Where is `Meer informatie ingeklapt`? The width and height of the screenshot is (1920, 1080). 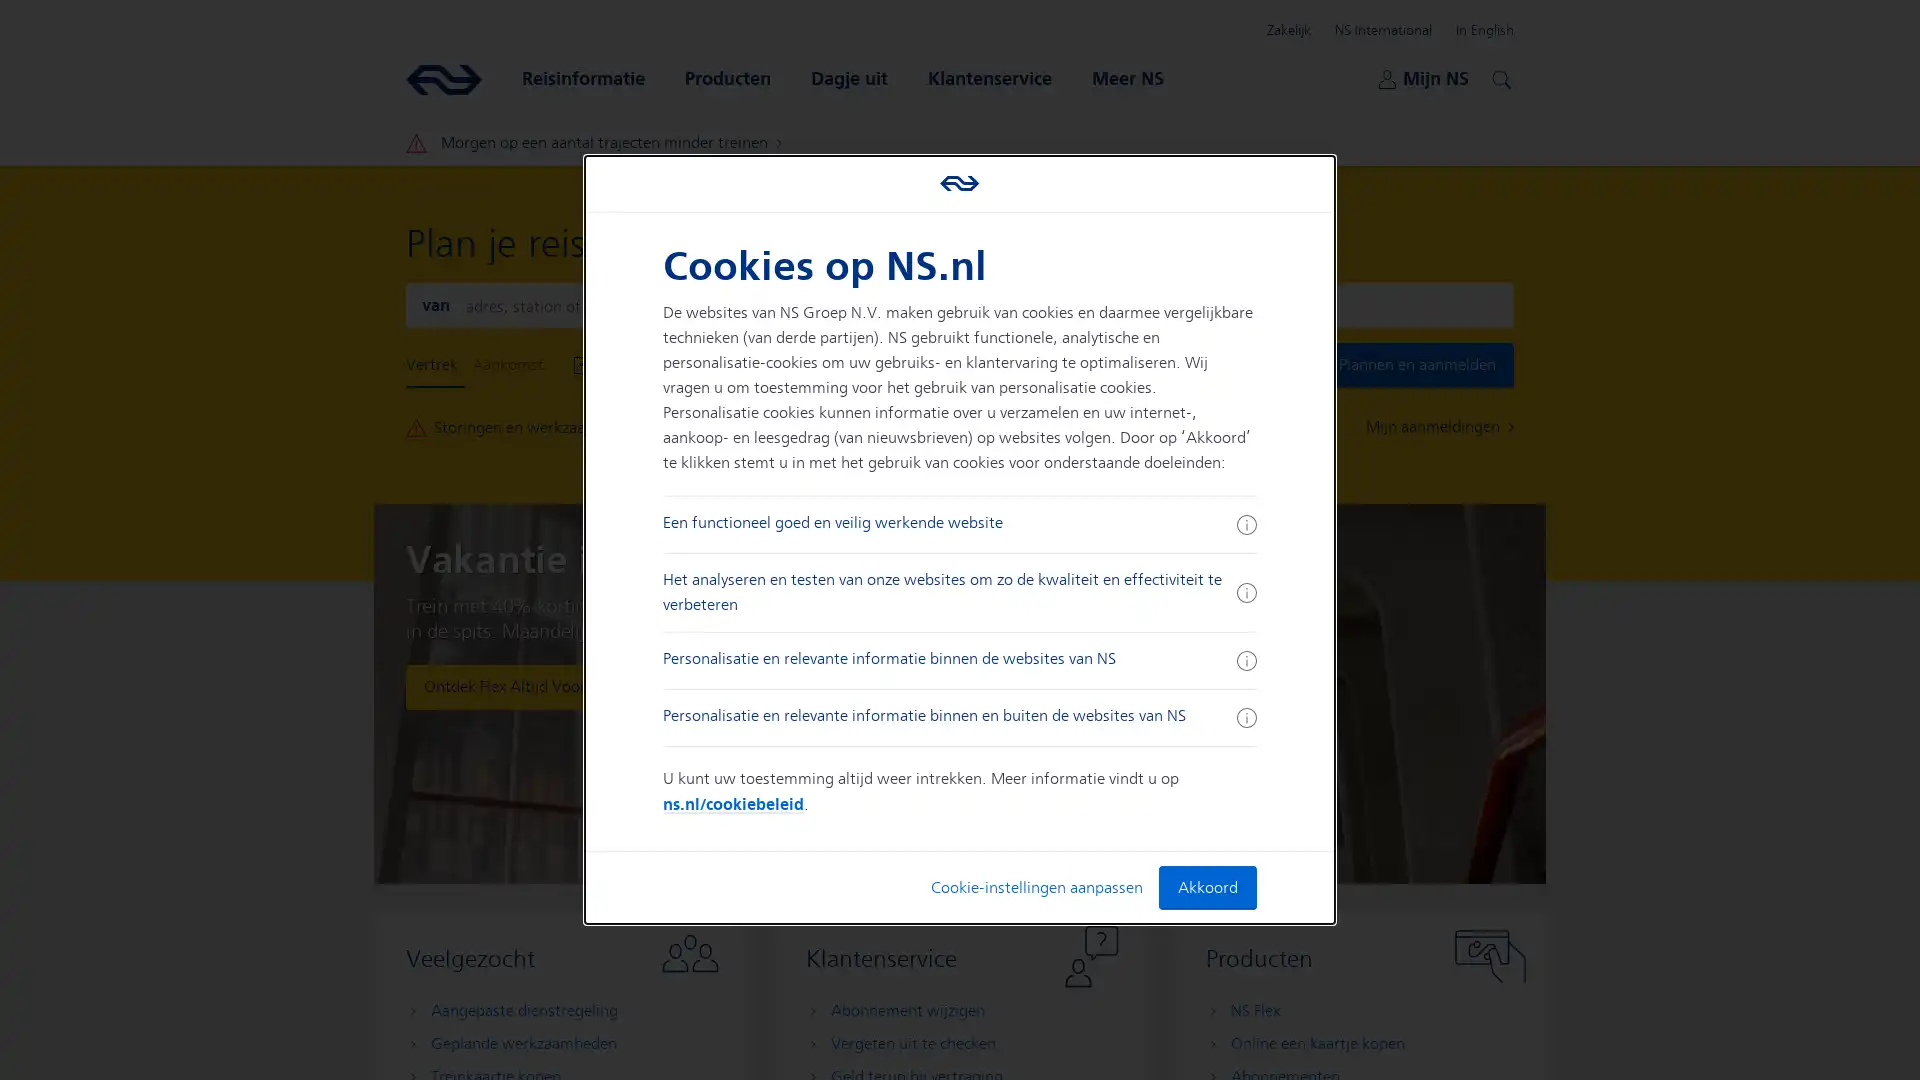
Meer informatie ingeklapt is located at coordinates (1245, 592).